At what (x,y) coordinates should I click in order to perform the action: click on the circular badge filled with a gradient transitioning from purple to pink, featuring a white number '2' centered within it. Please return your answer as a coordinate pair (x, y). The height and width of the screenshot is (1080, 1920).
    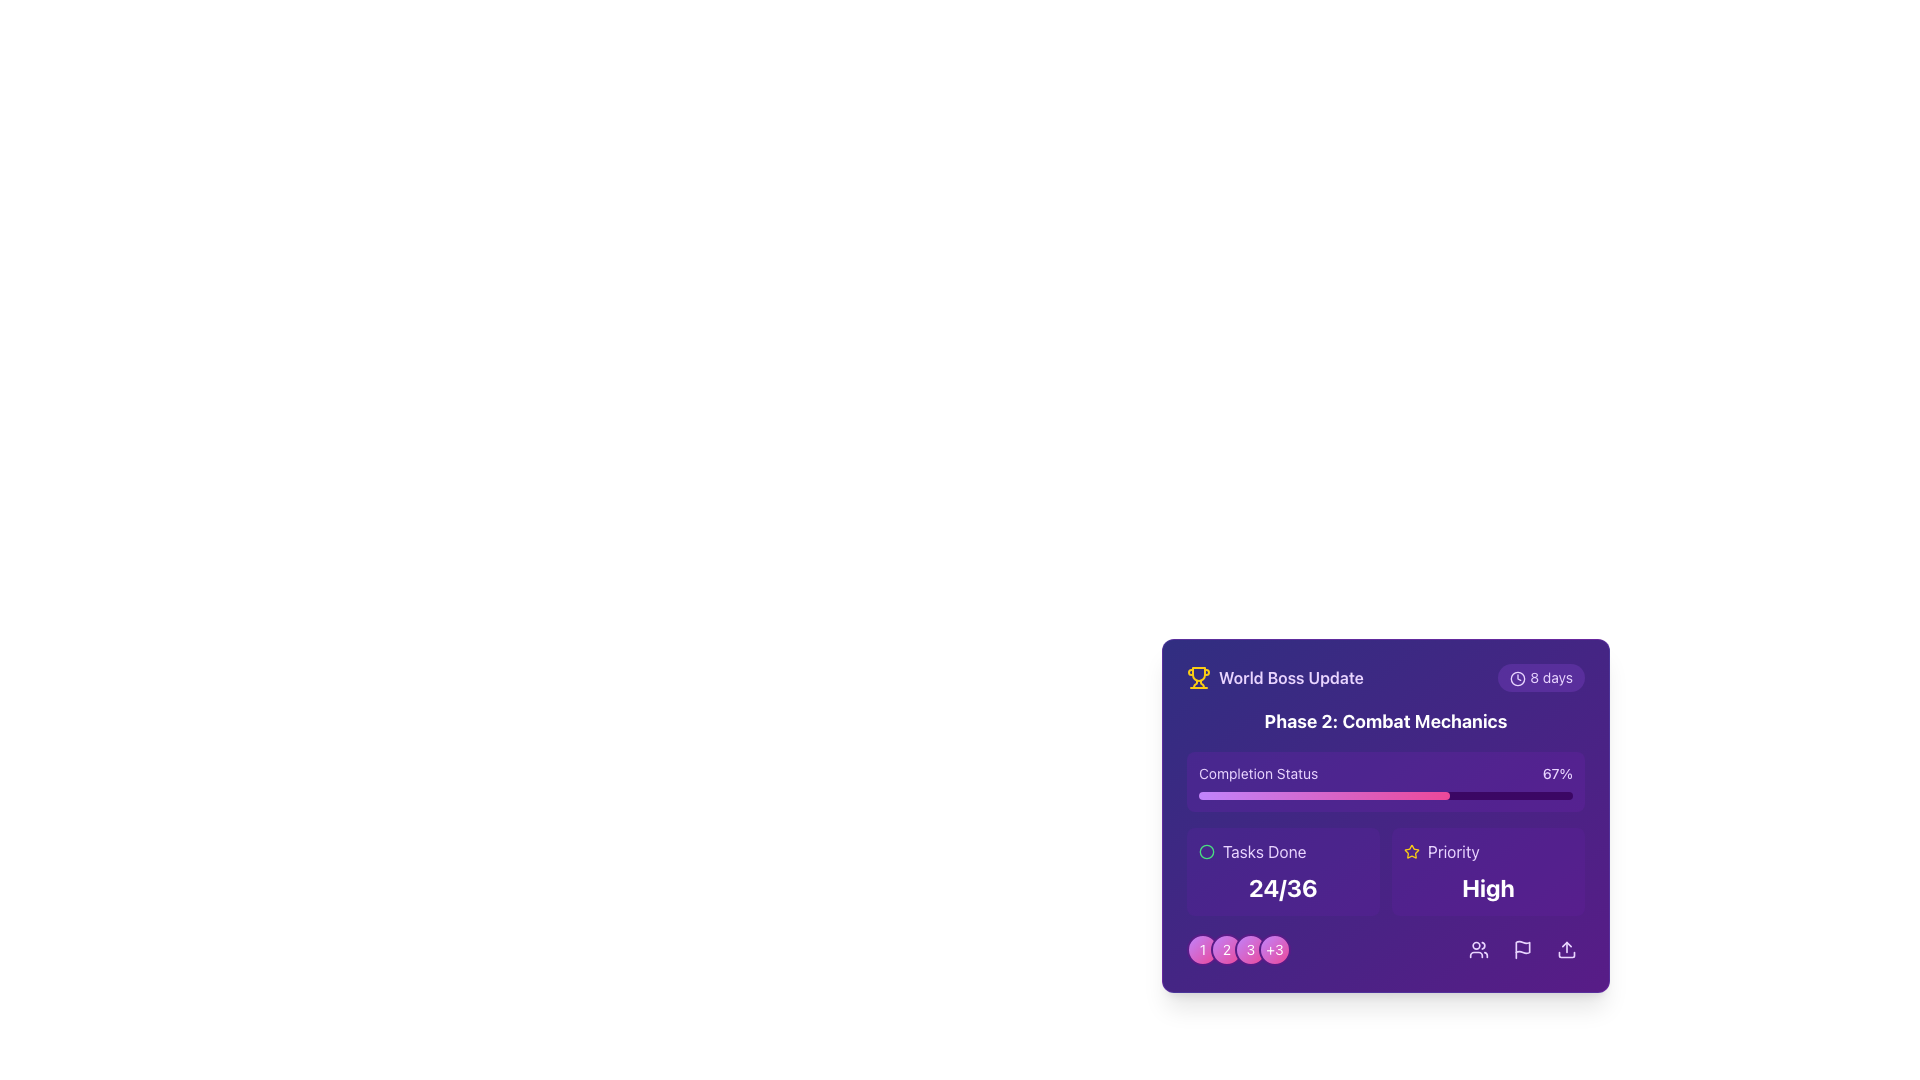
    Looking at the image, I should click on (1226, 948).